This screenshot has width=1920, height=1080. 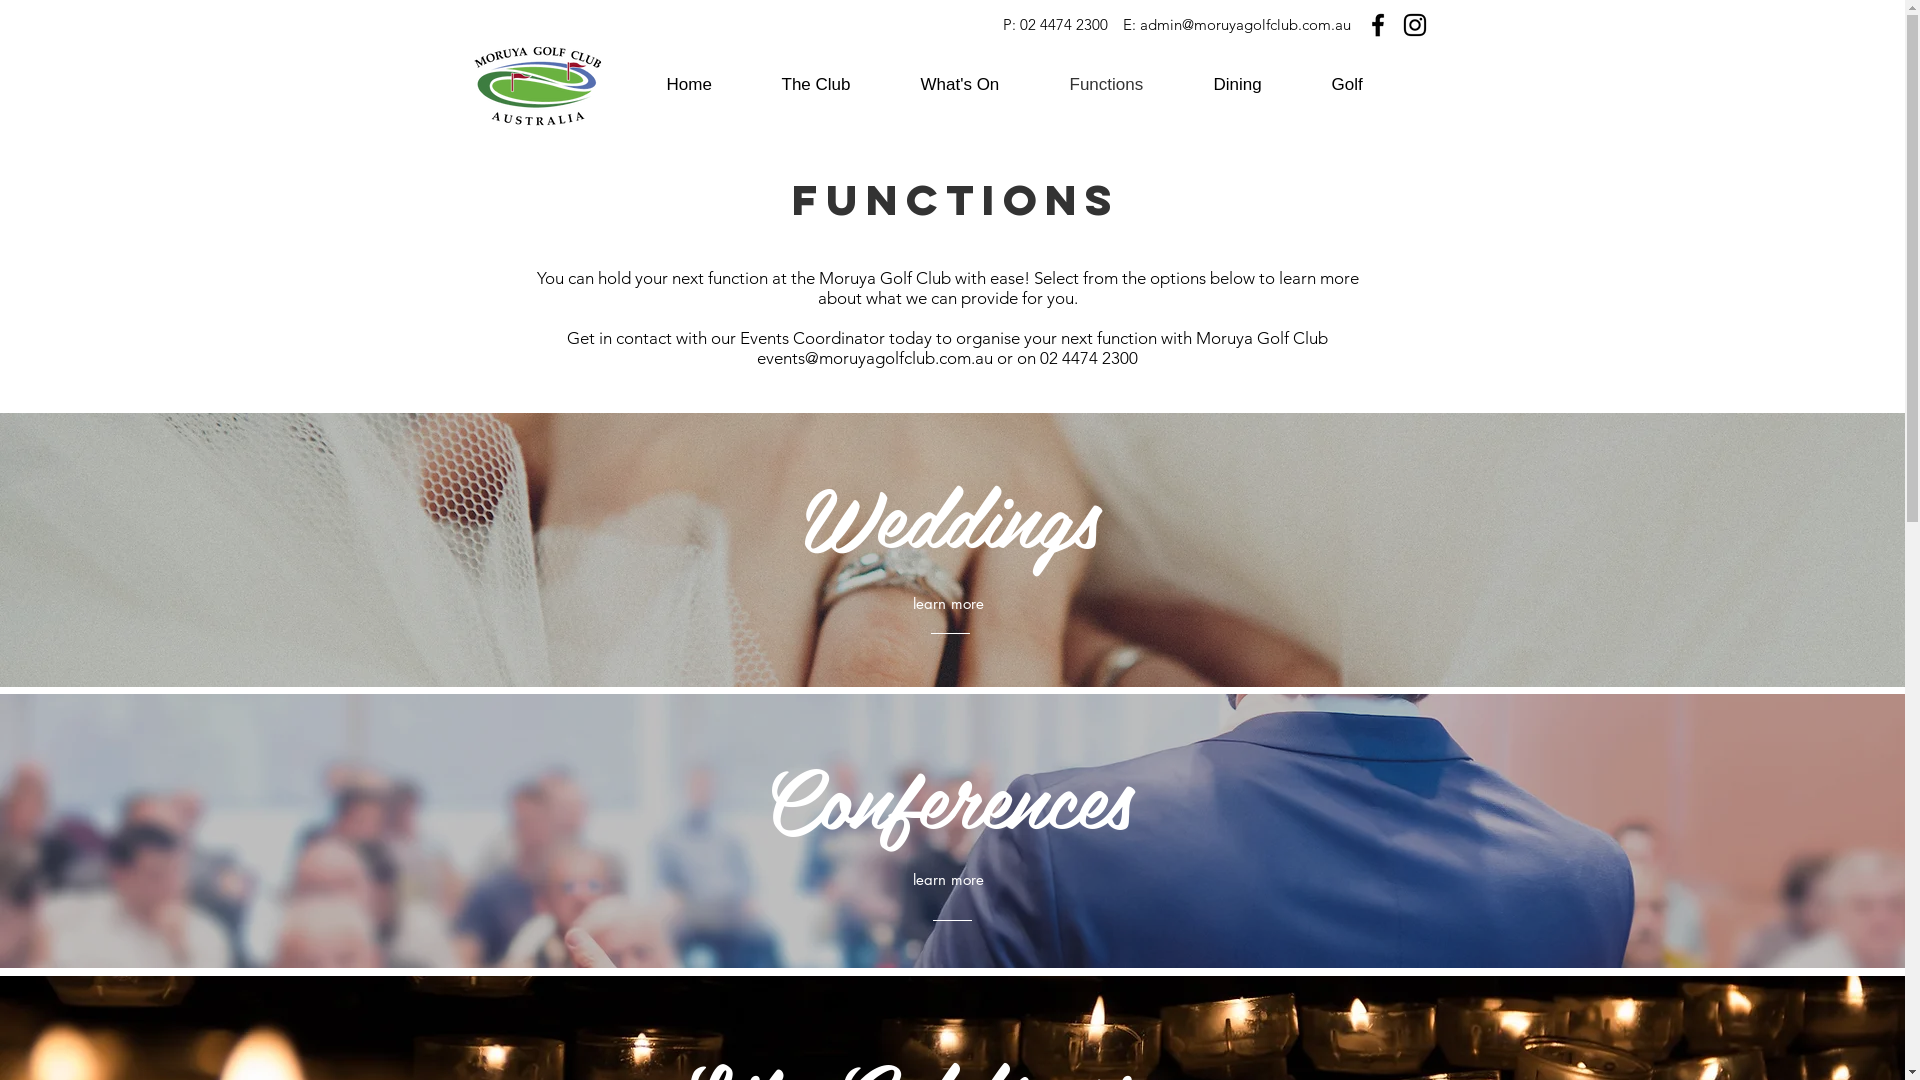 I want to click on 'Weddings', so click(x=949, y=519).